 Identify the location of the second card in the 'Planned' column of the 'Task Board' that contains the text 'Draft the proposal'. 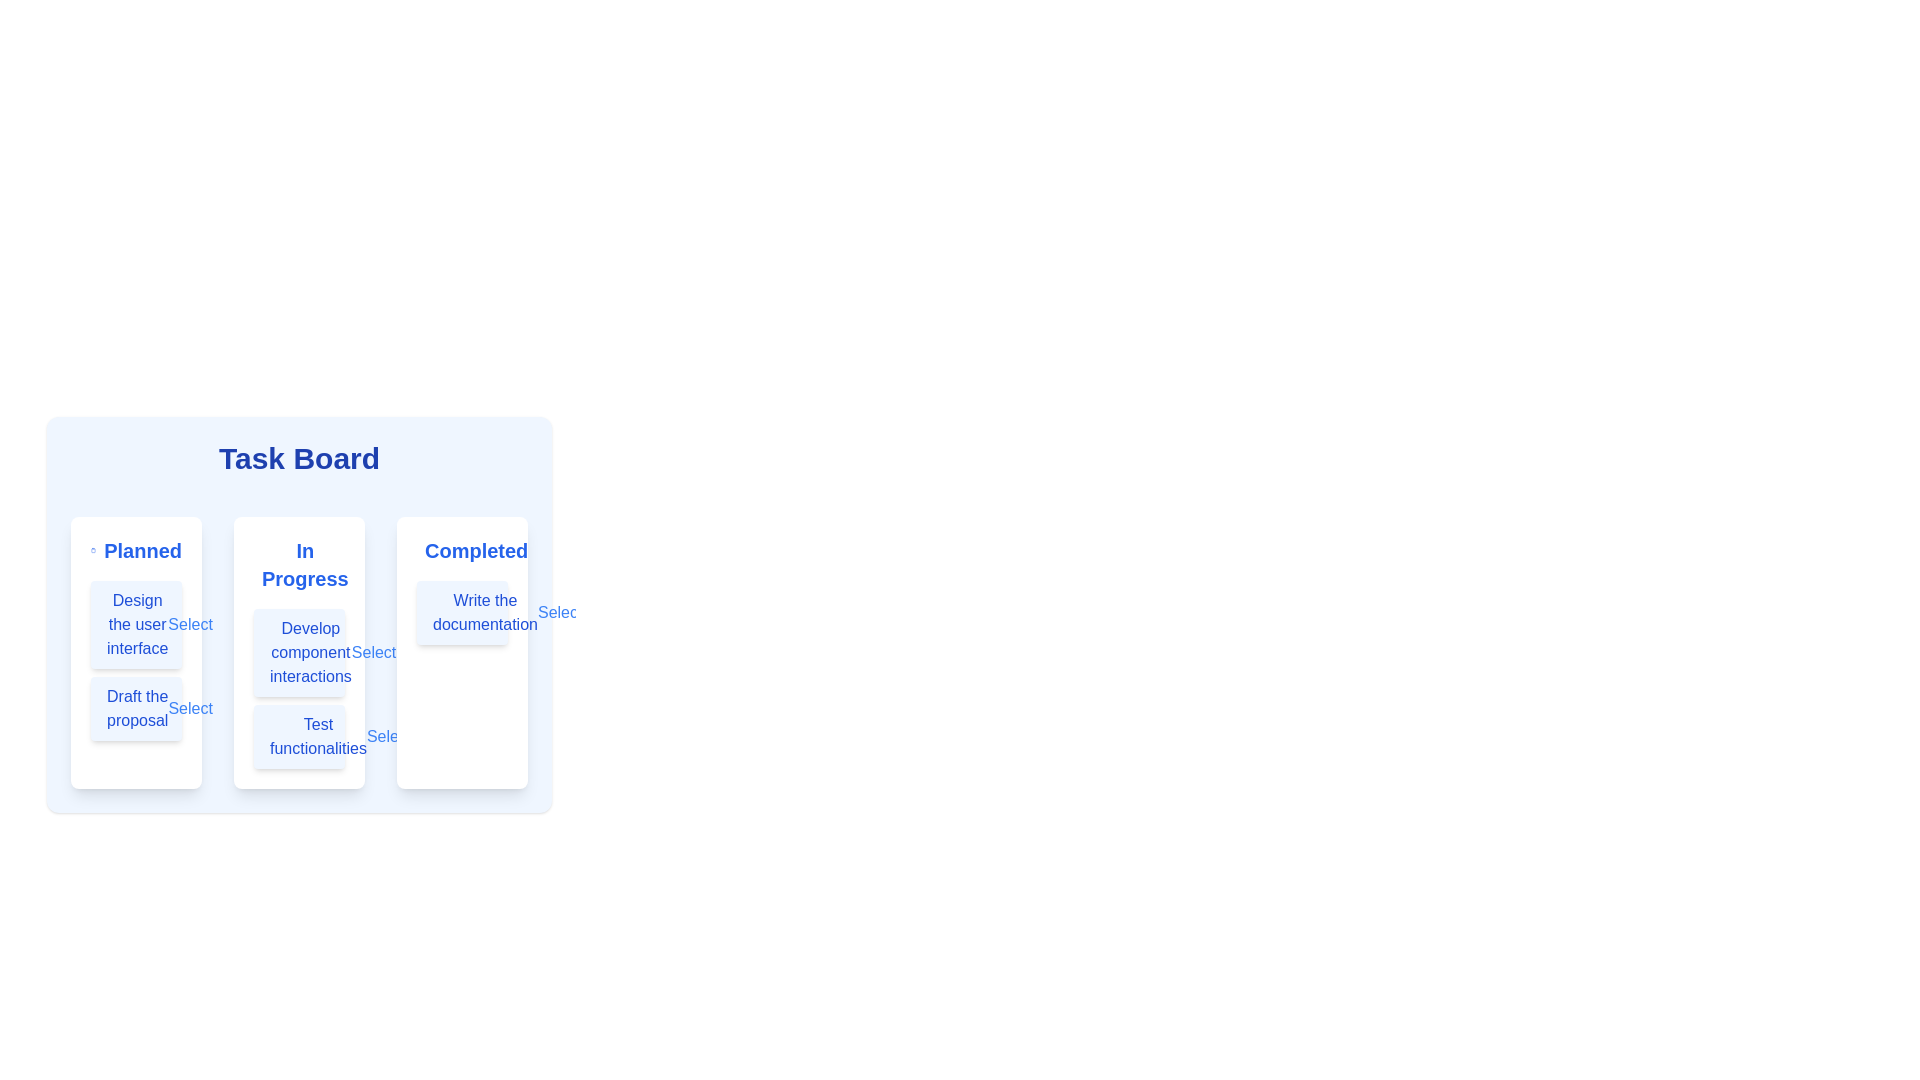
(135, 708).